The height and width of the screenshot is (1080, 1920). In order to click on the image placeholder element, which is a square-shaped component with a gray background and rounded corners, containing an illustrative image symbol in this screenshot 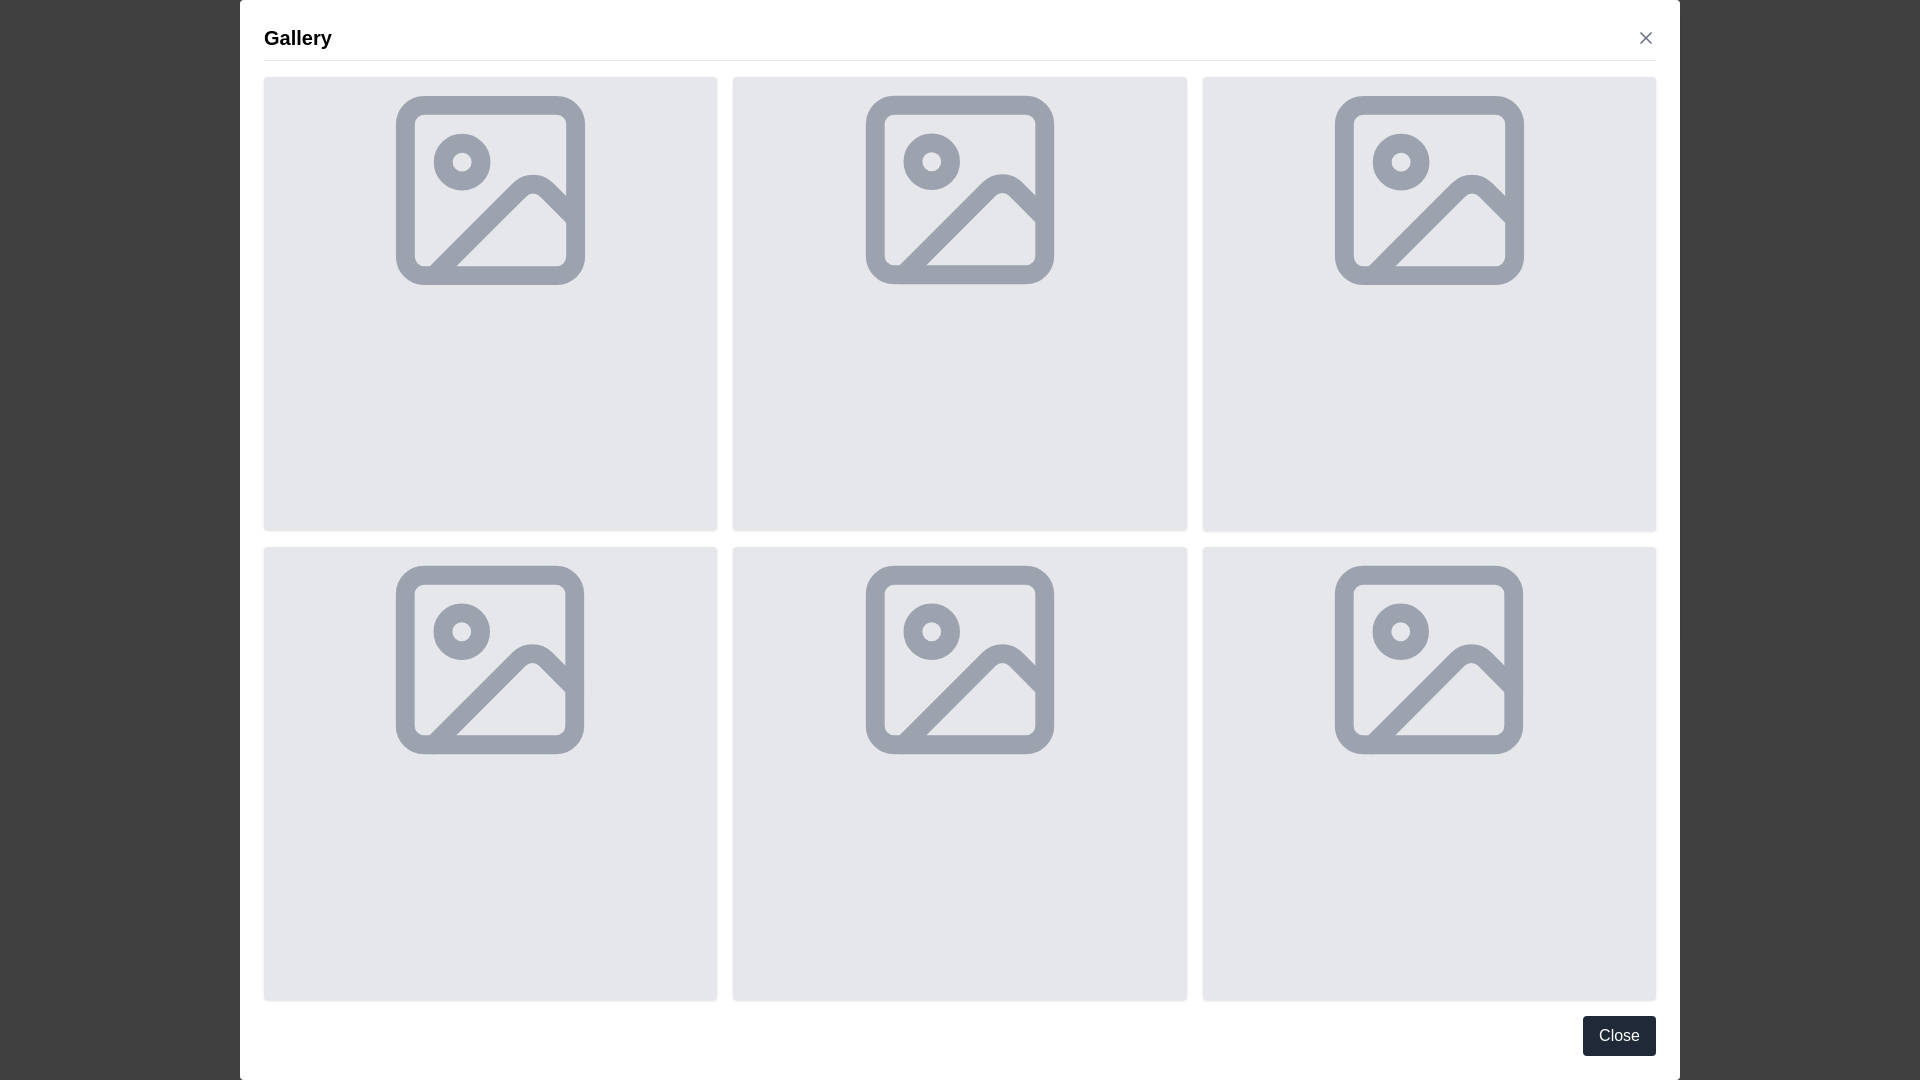, I will do `click(490, 772)`.